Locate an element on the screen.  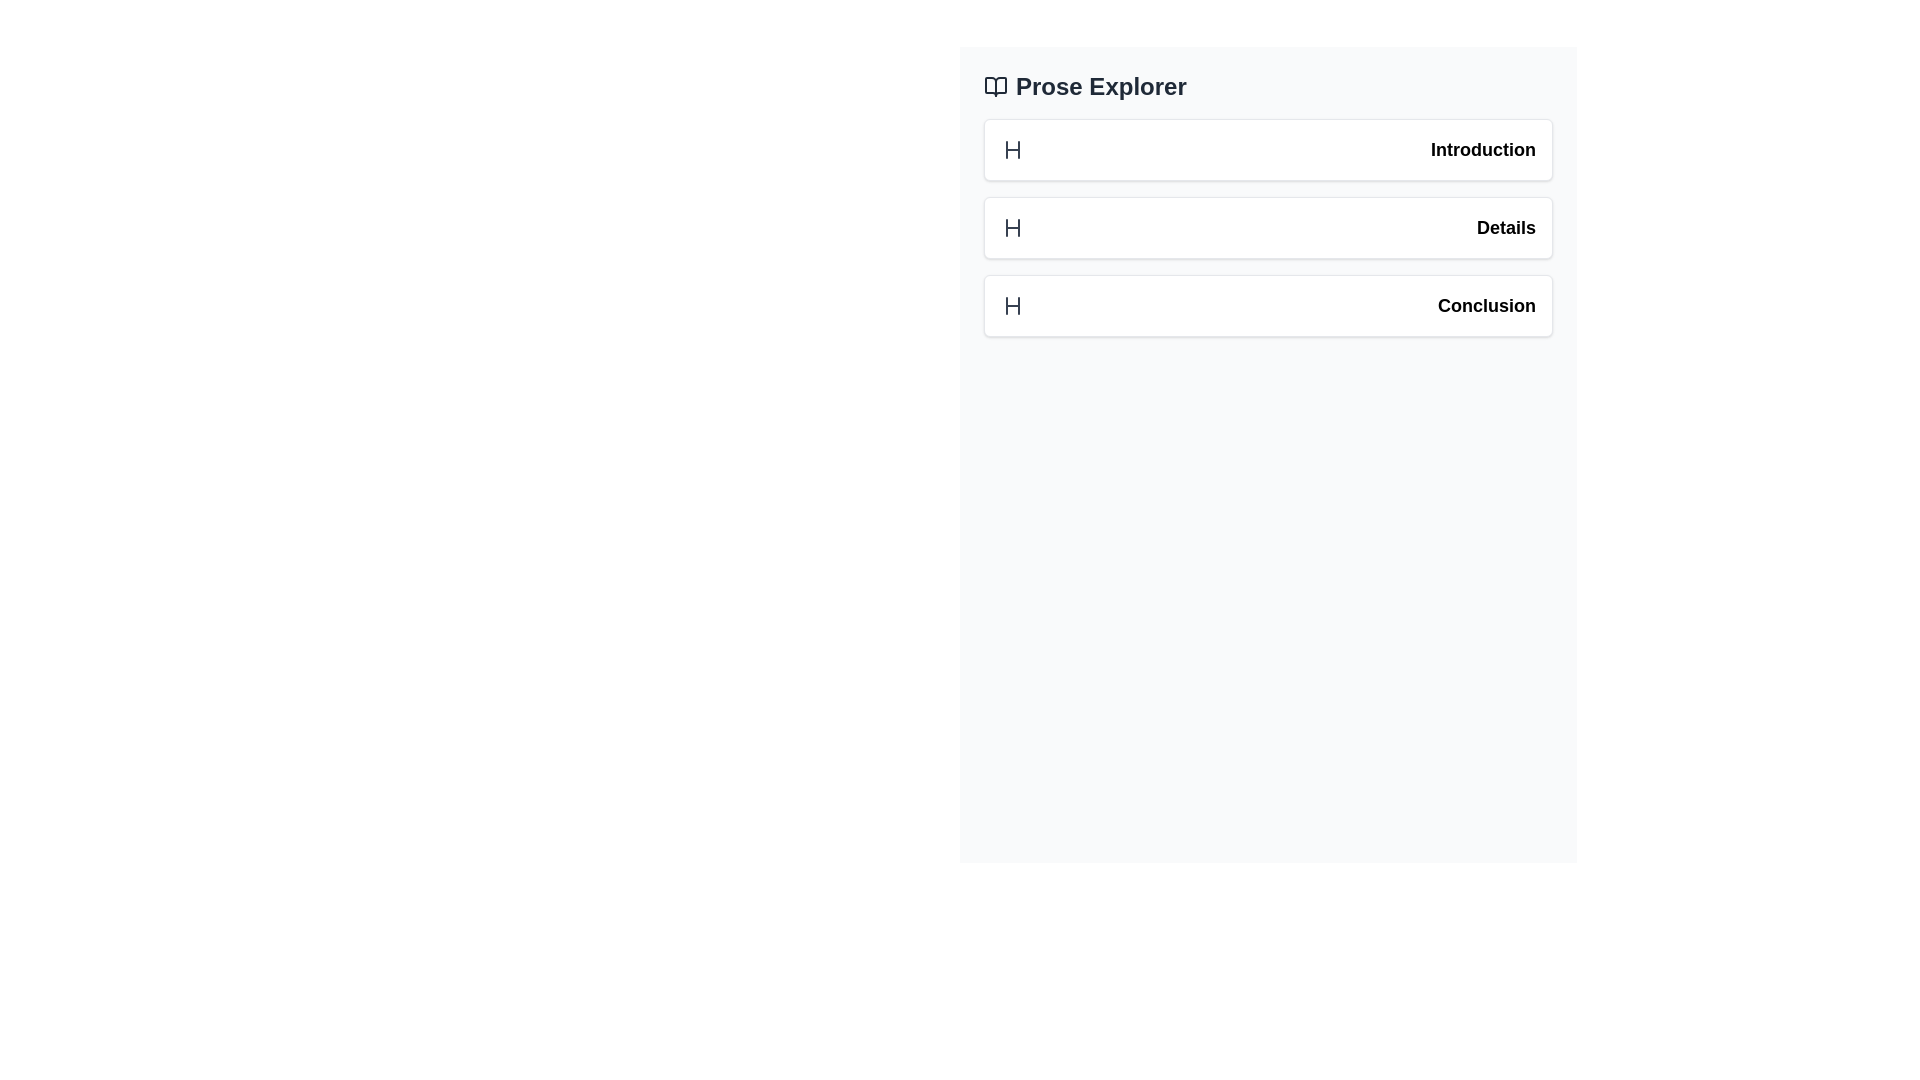
the open book icon located at the top left corner of the application view, adjacent to the 'Prose Explorer' text is located at coordinates (996, 86).